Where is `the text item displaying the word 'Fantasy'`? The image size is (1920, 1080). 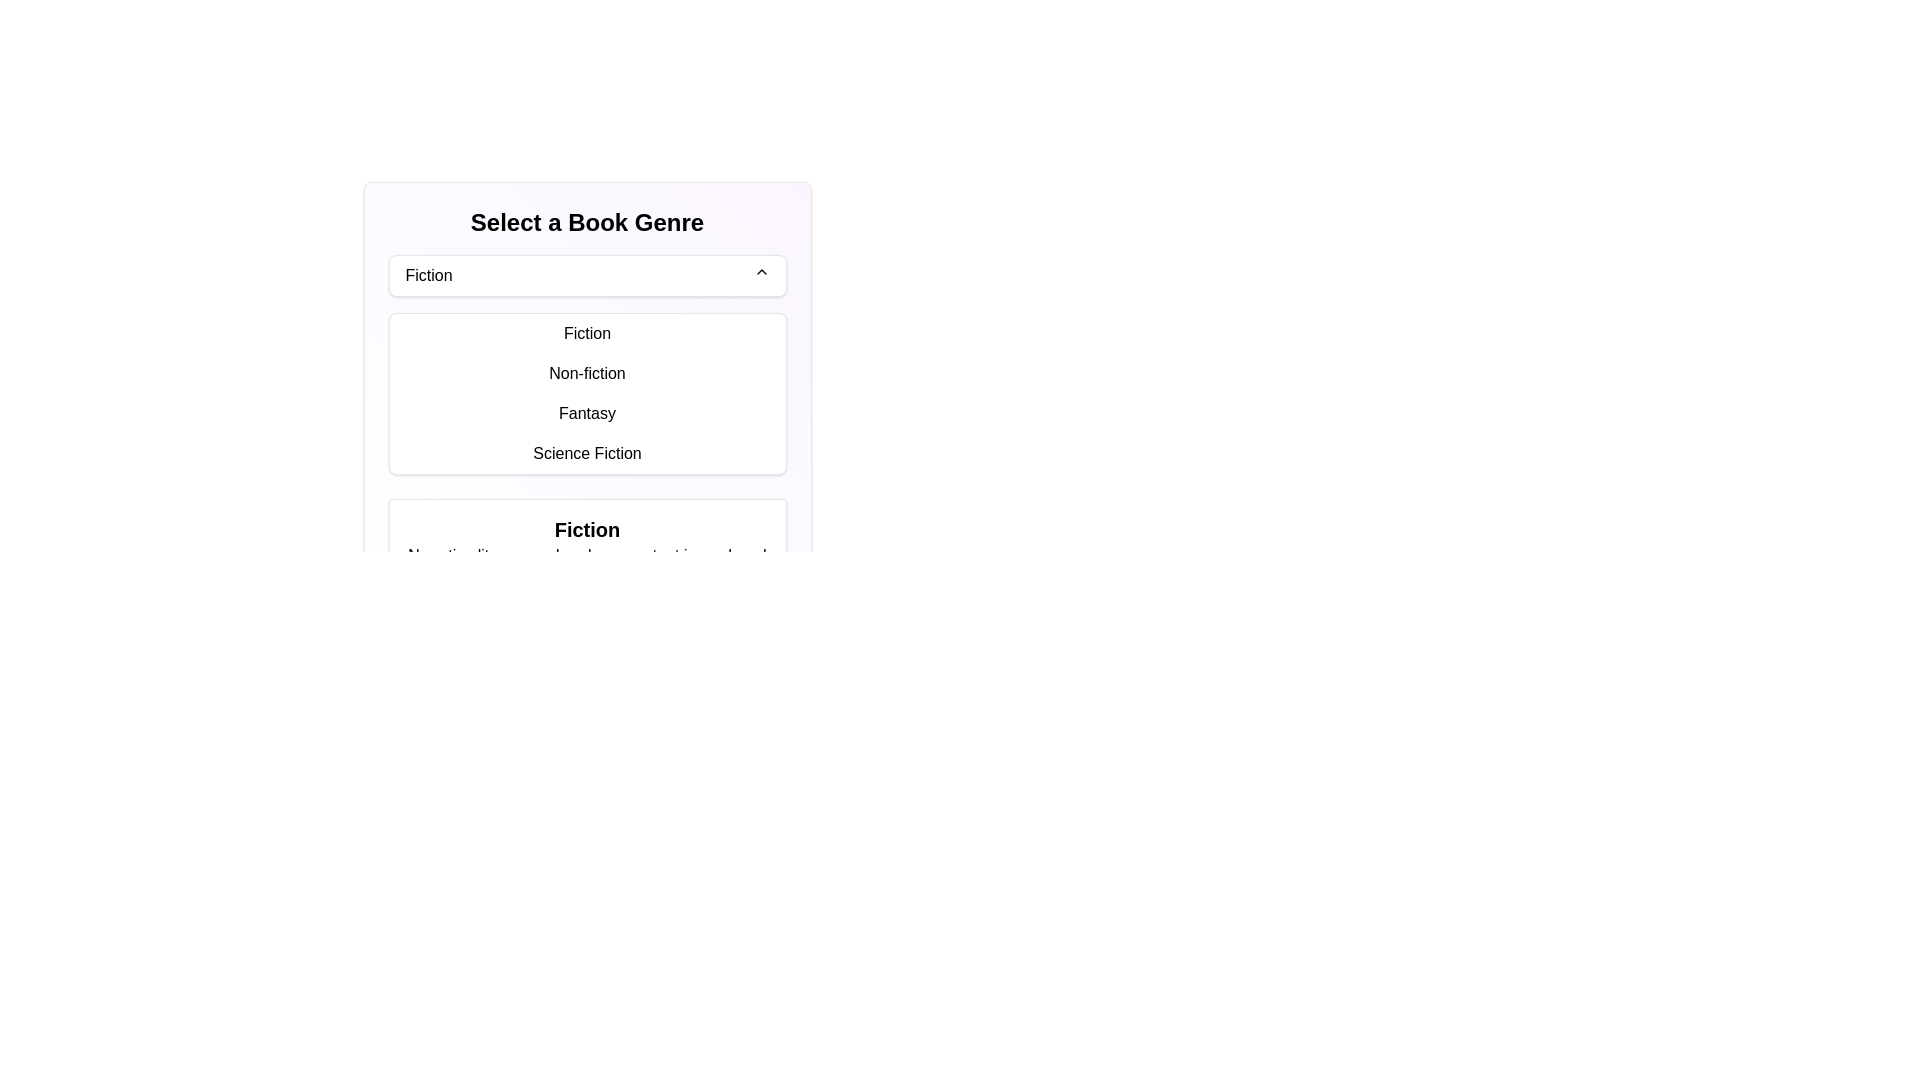
the text item displaying the word 'Fantasy' is located at coordinates (586, 412).